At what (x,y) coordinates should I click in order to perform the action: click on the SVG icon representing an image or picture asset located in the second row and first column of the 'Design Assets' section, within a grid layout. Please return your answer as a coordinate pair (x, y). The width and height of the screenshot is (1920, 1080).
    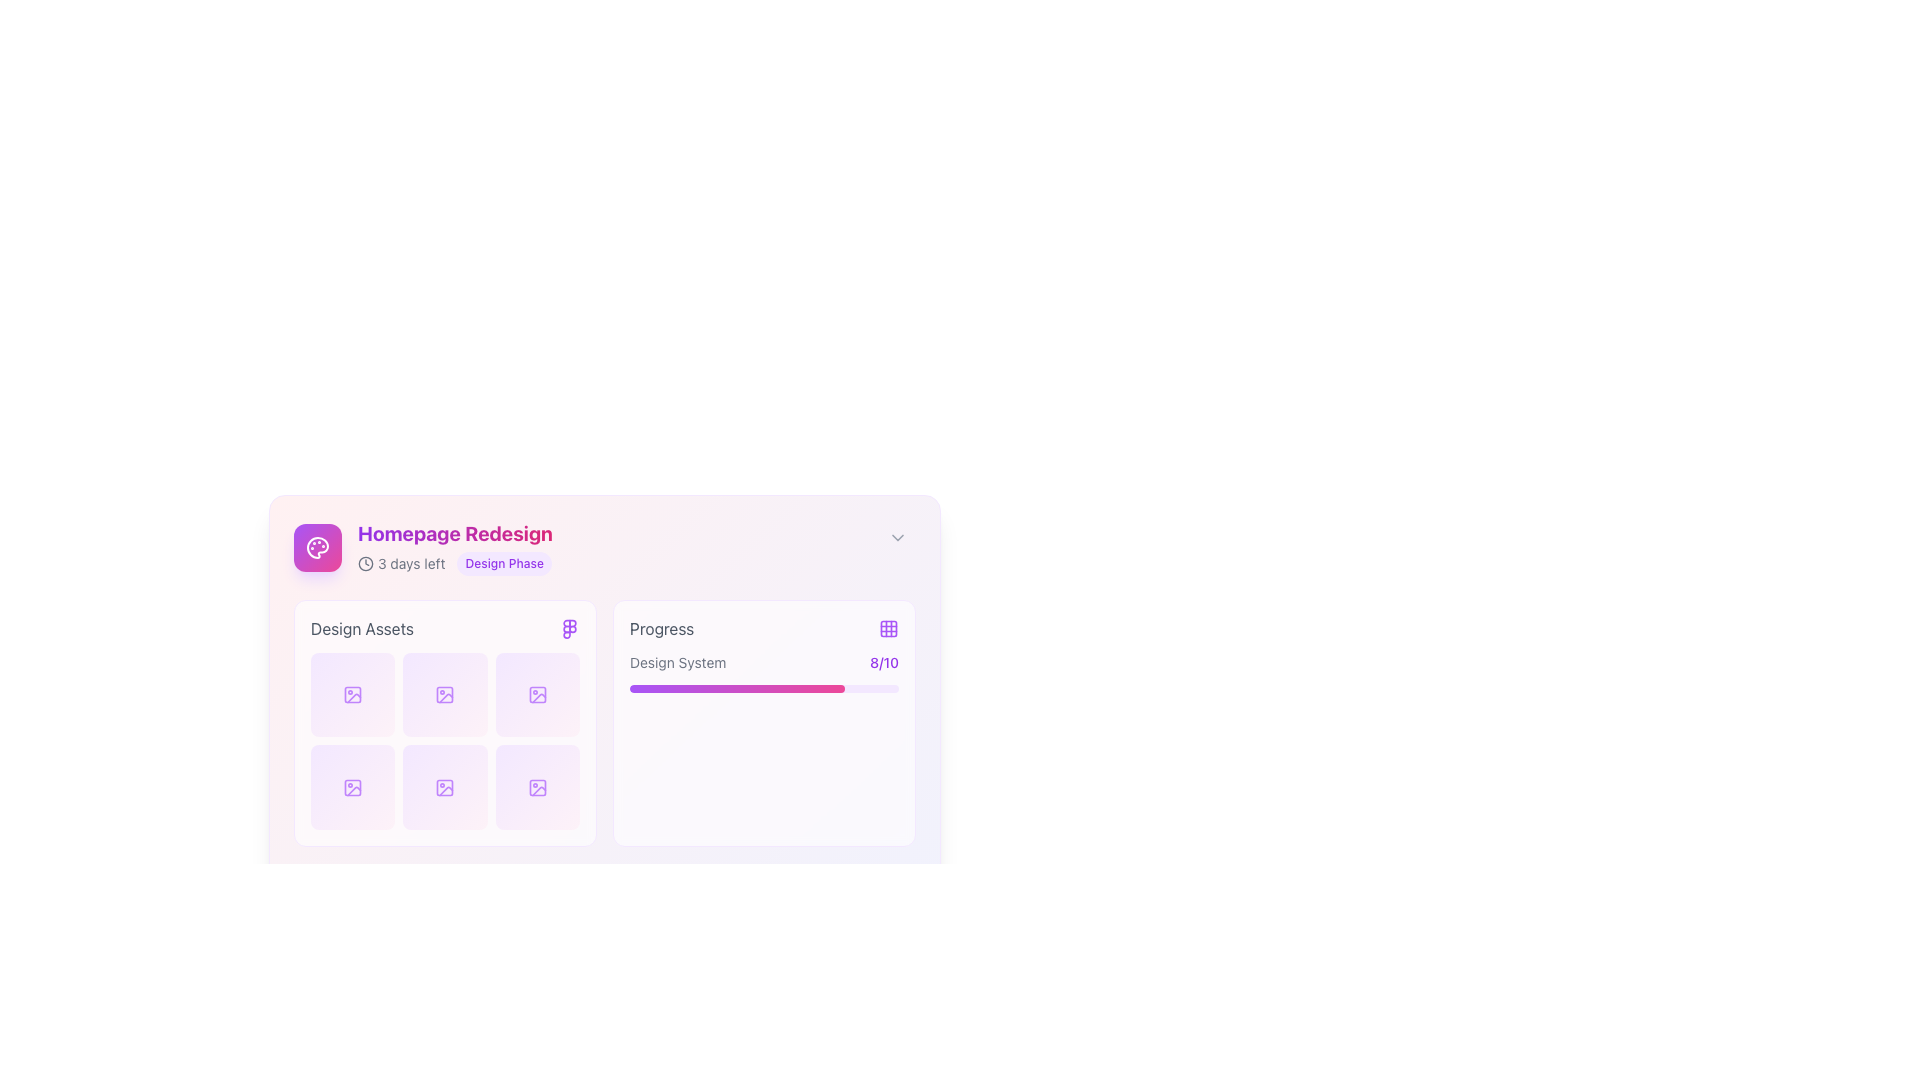
    Looking at the image, I should click on (353, 786).